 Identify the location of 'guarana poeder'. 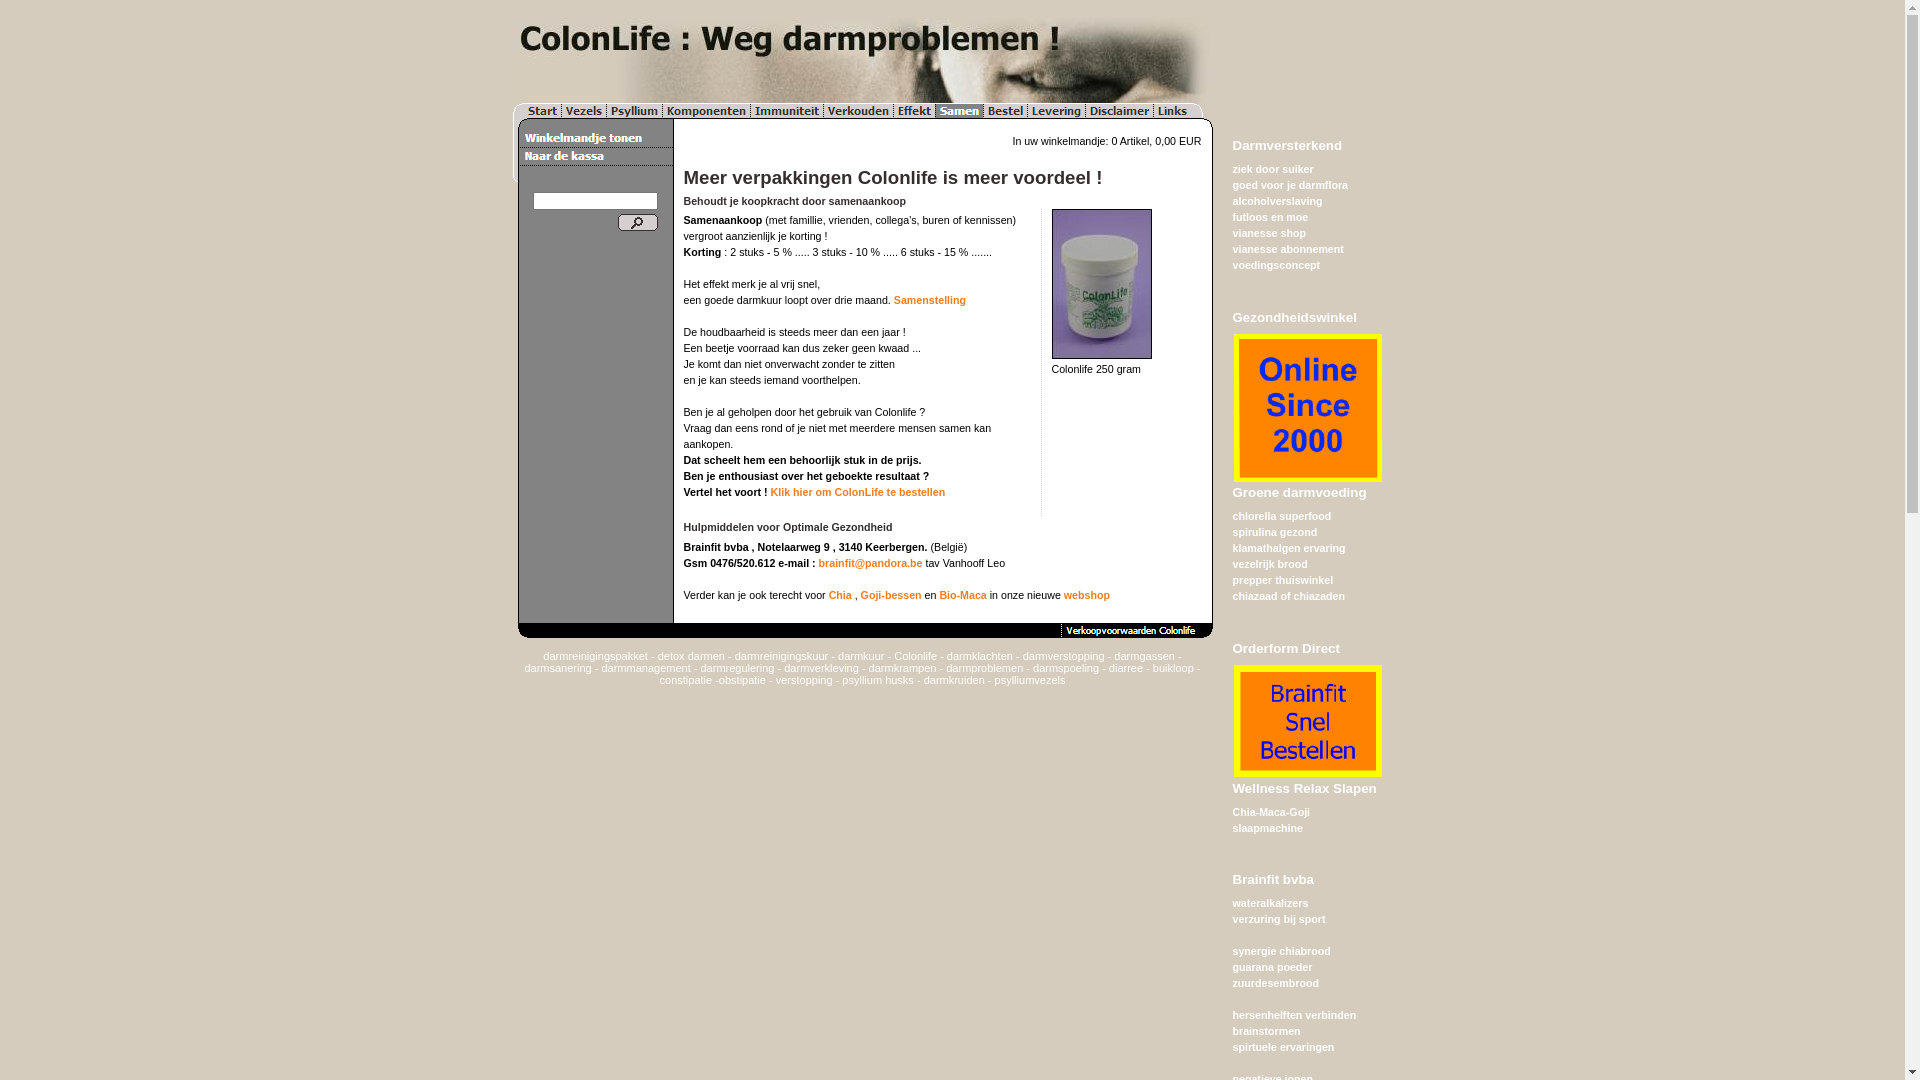
(1271, 966).